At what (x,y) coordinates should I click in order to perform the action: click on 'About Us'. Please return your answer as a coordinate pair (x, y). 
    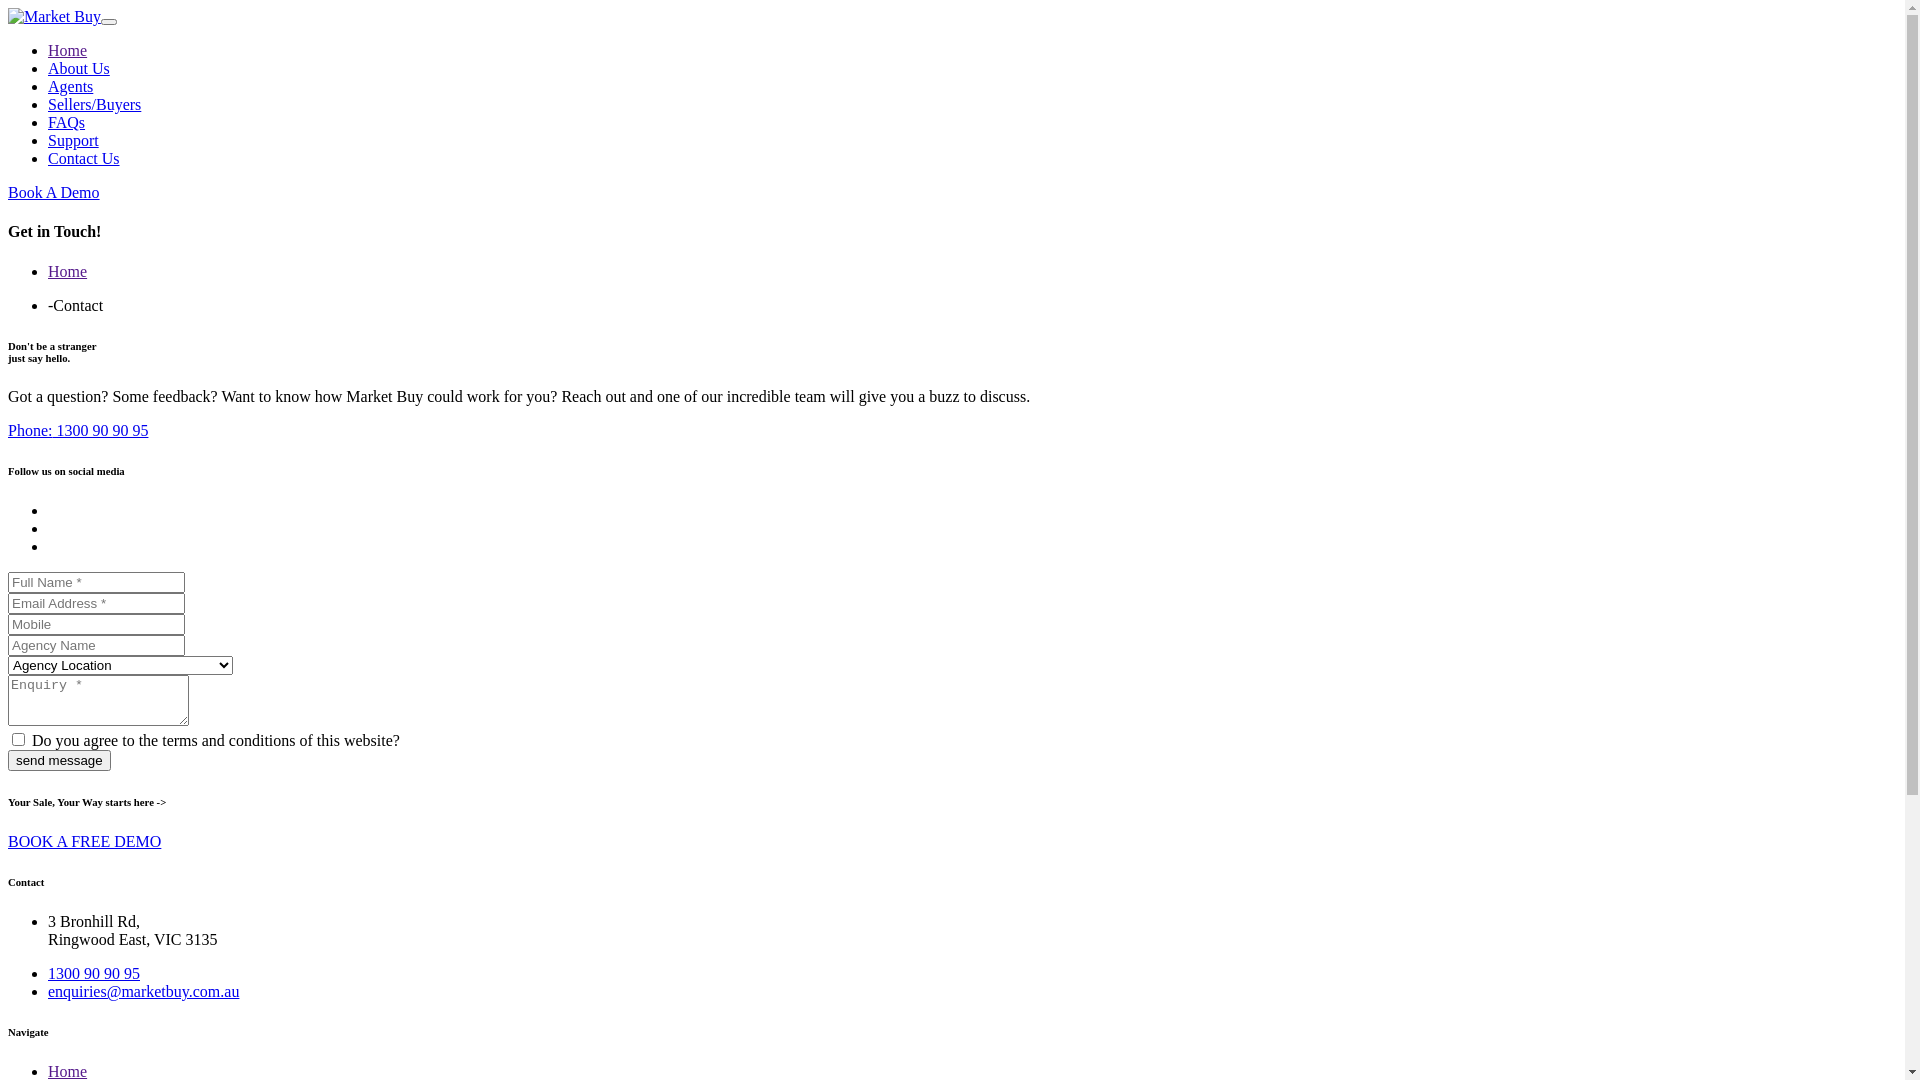
    Looking at the image, I should click on (78, 67).